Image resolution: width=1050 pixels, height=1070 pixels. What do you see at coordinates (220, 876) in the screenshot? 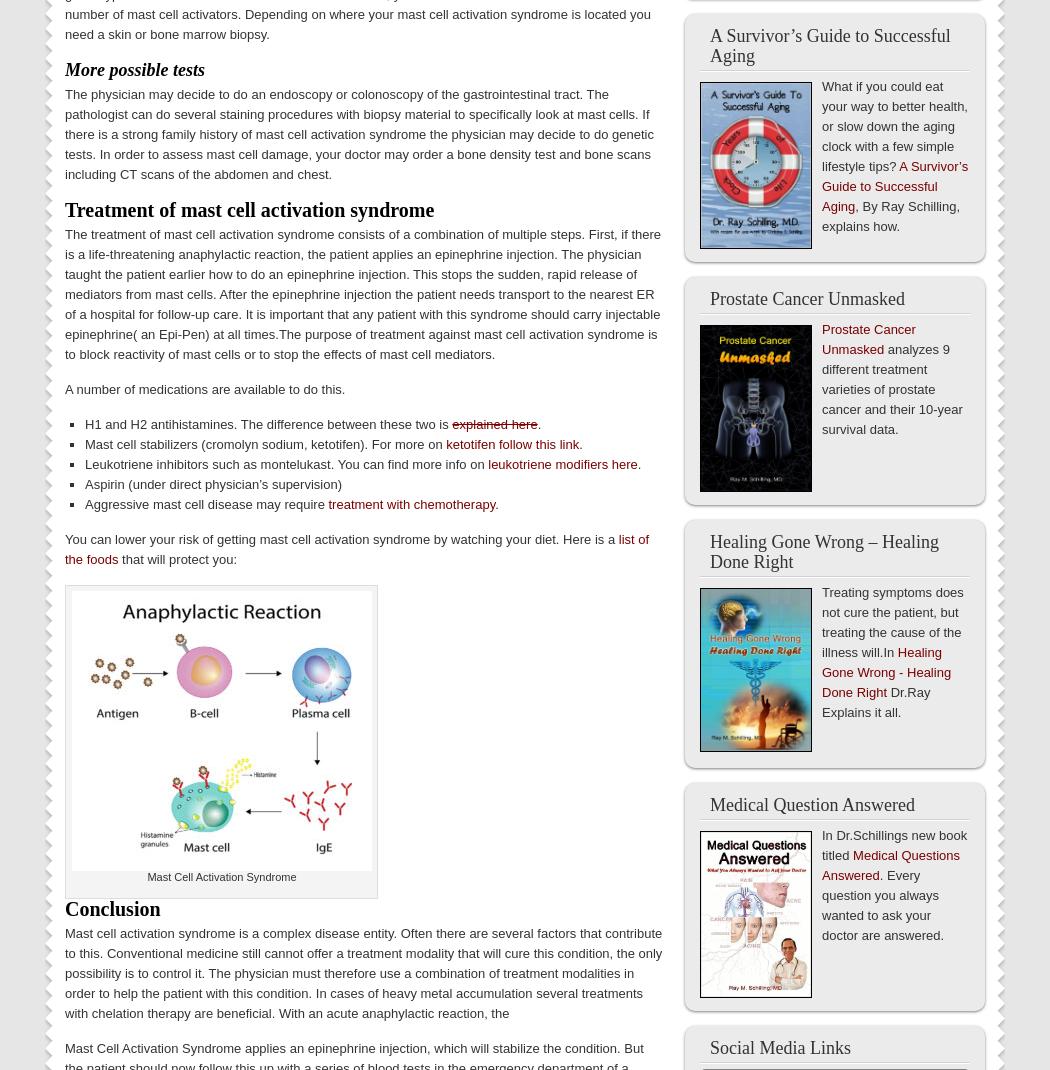
I see `'Mast Cell Activation Syndrome'` at bounding box center [220, 876].